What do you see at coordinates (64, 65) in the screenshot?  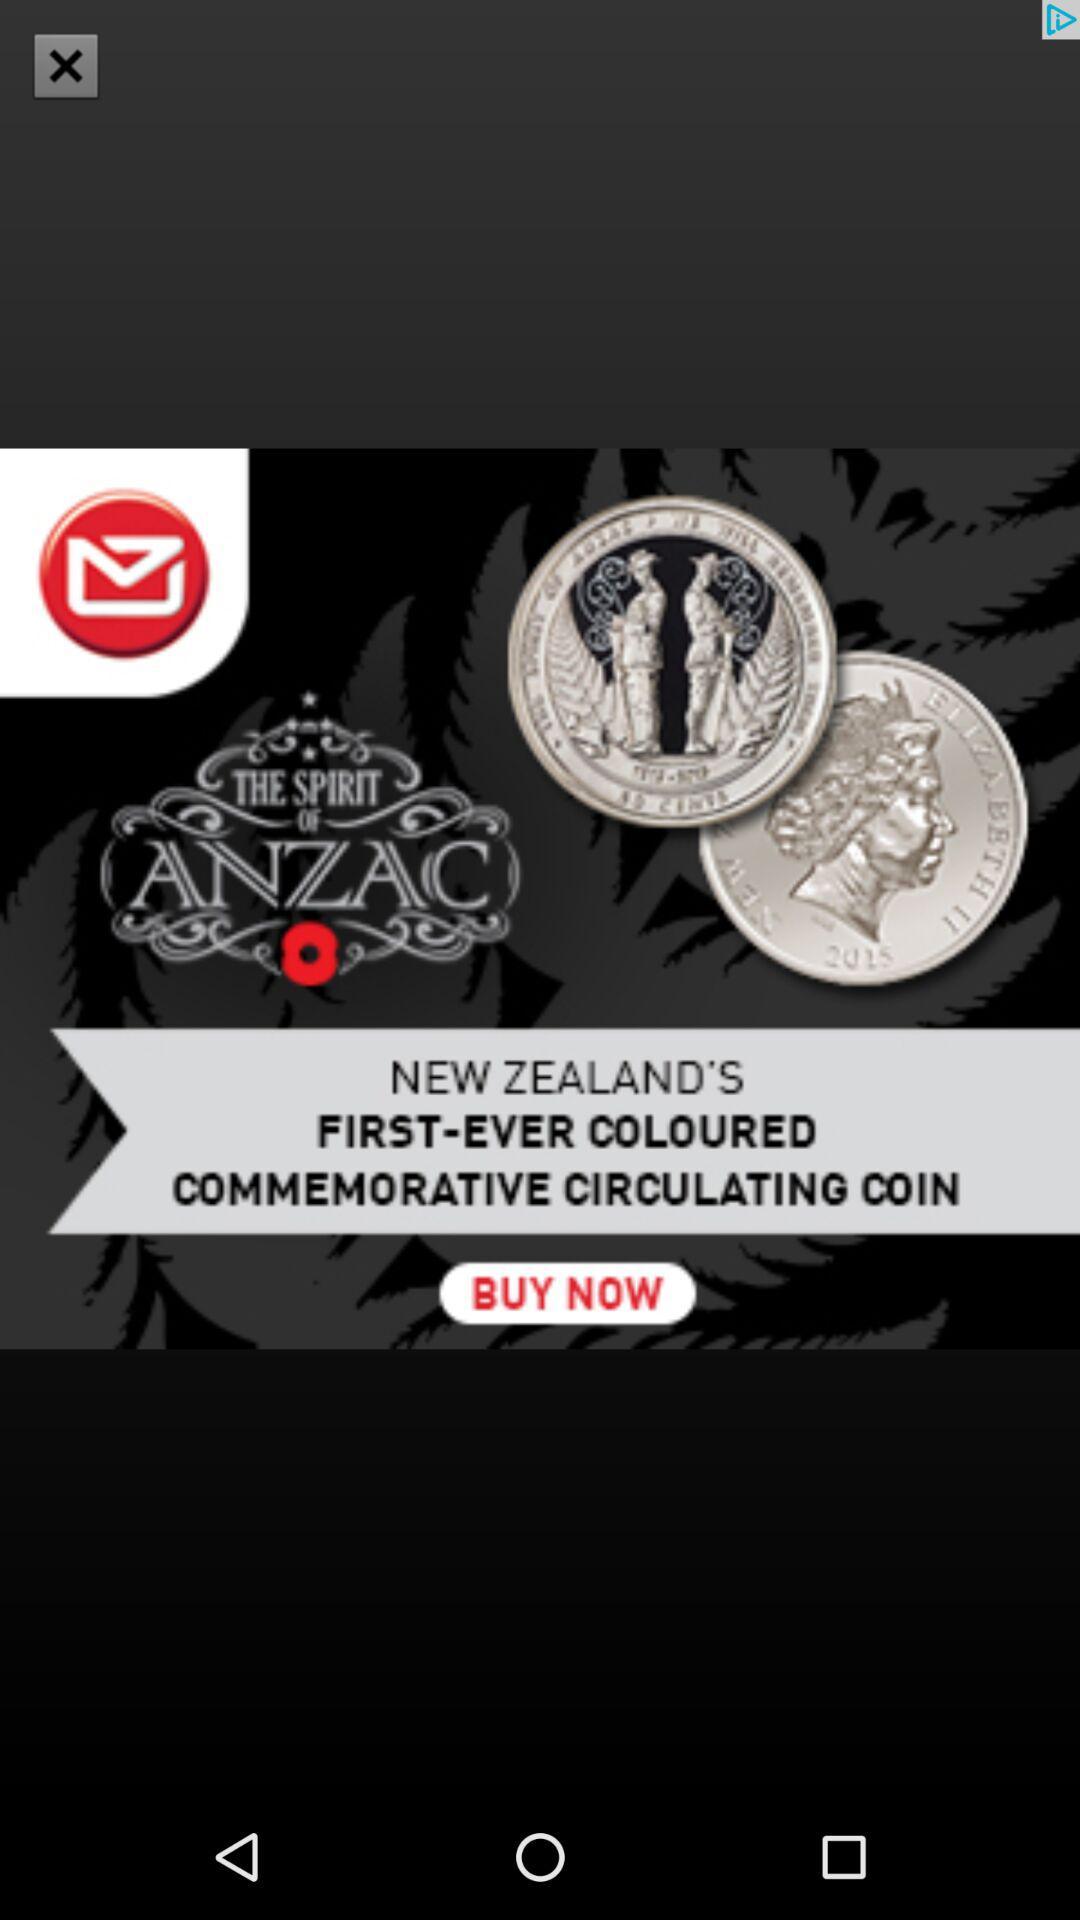 I see `the close icon` at bounding box center [64, 65].